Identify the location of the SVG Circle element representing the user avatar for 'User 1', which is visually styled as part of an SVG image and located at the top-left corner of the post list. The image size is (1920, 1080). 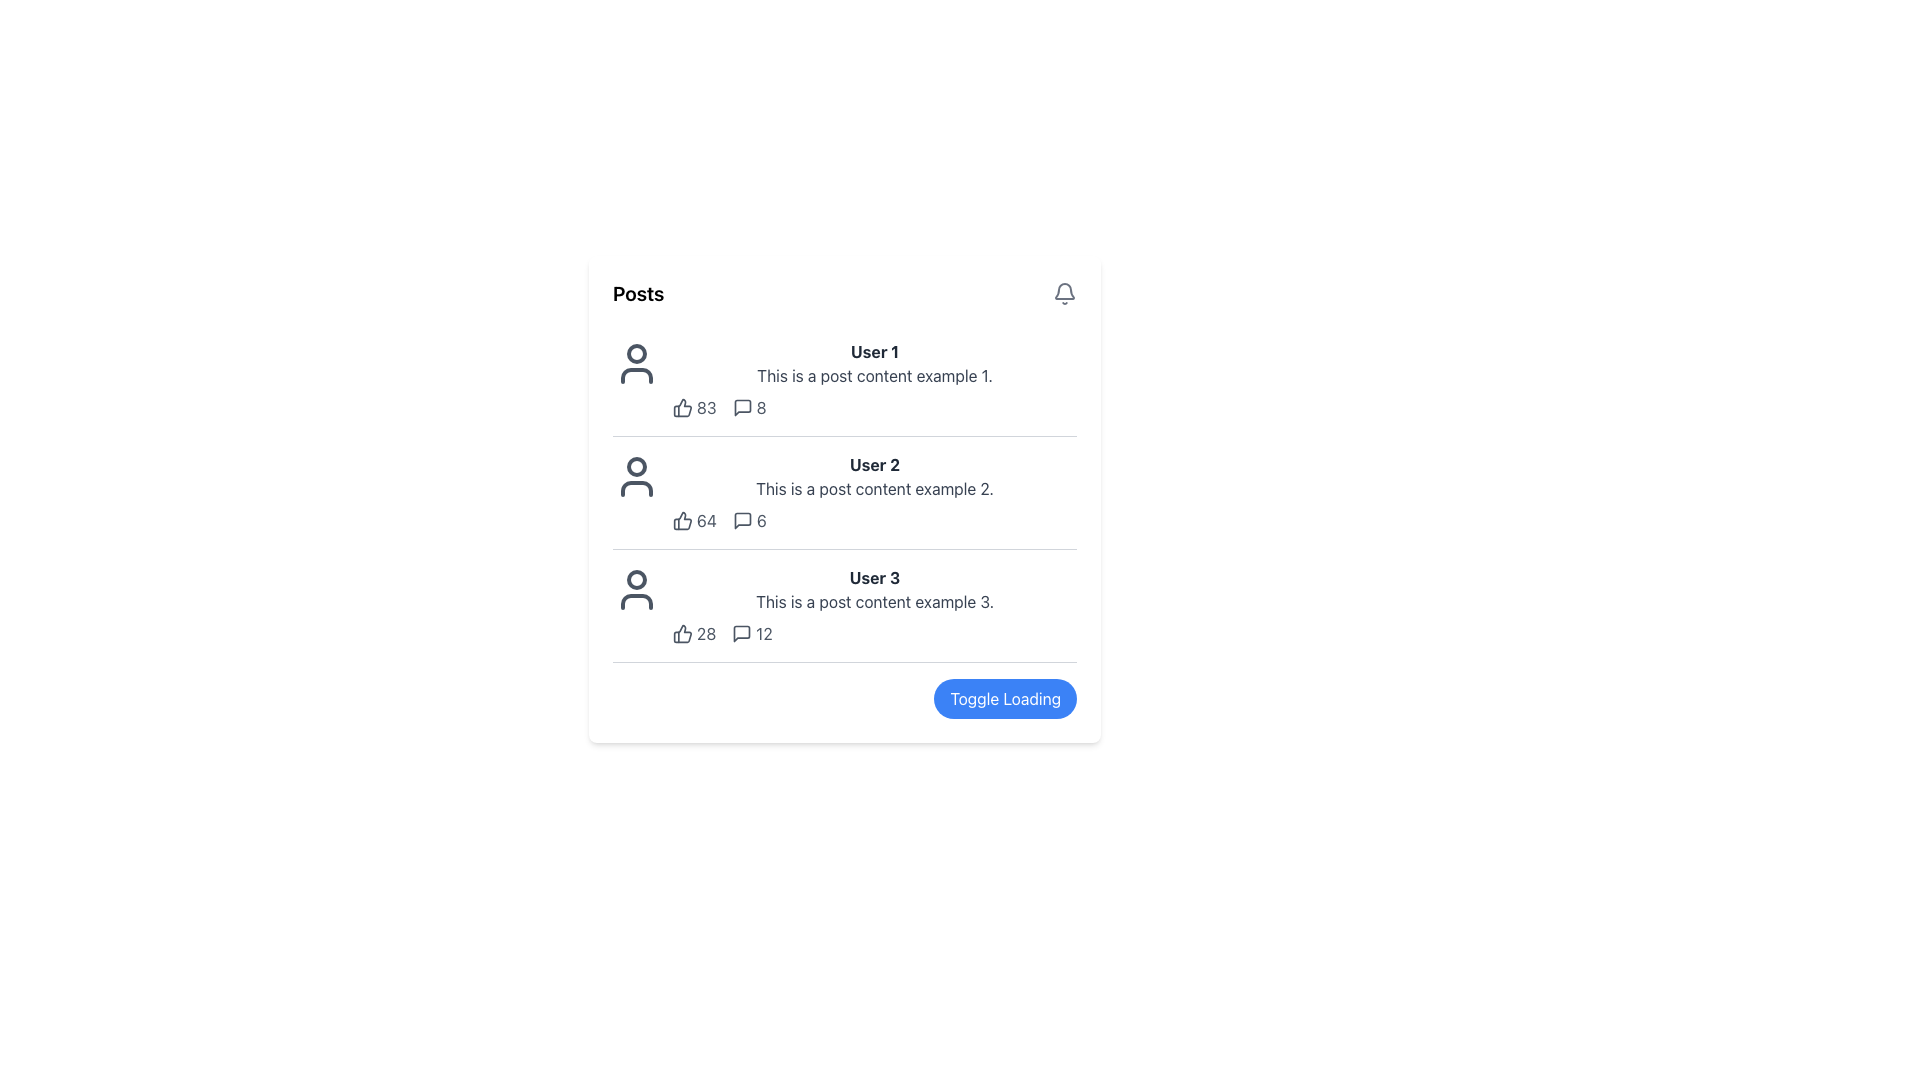
(636, 353).